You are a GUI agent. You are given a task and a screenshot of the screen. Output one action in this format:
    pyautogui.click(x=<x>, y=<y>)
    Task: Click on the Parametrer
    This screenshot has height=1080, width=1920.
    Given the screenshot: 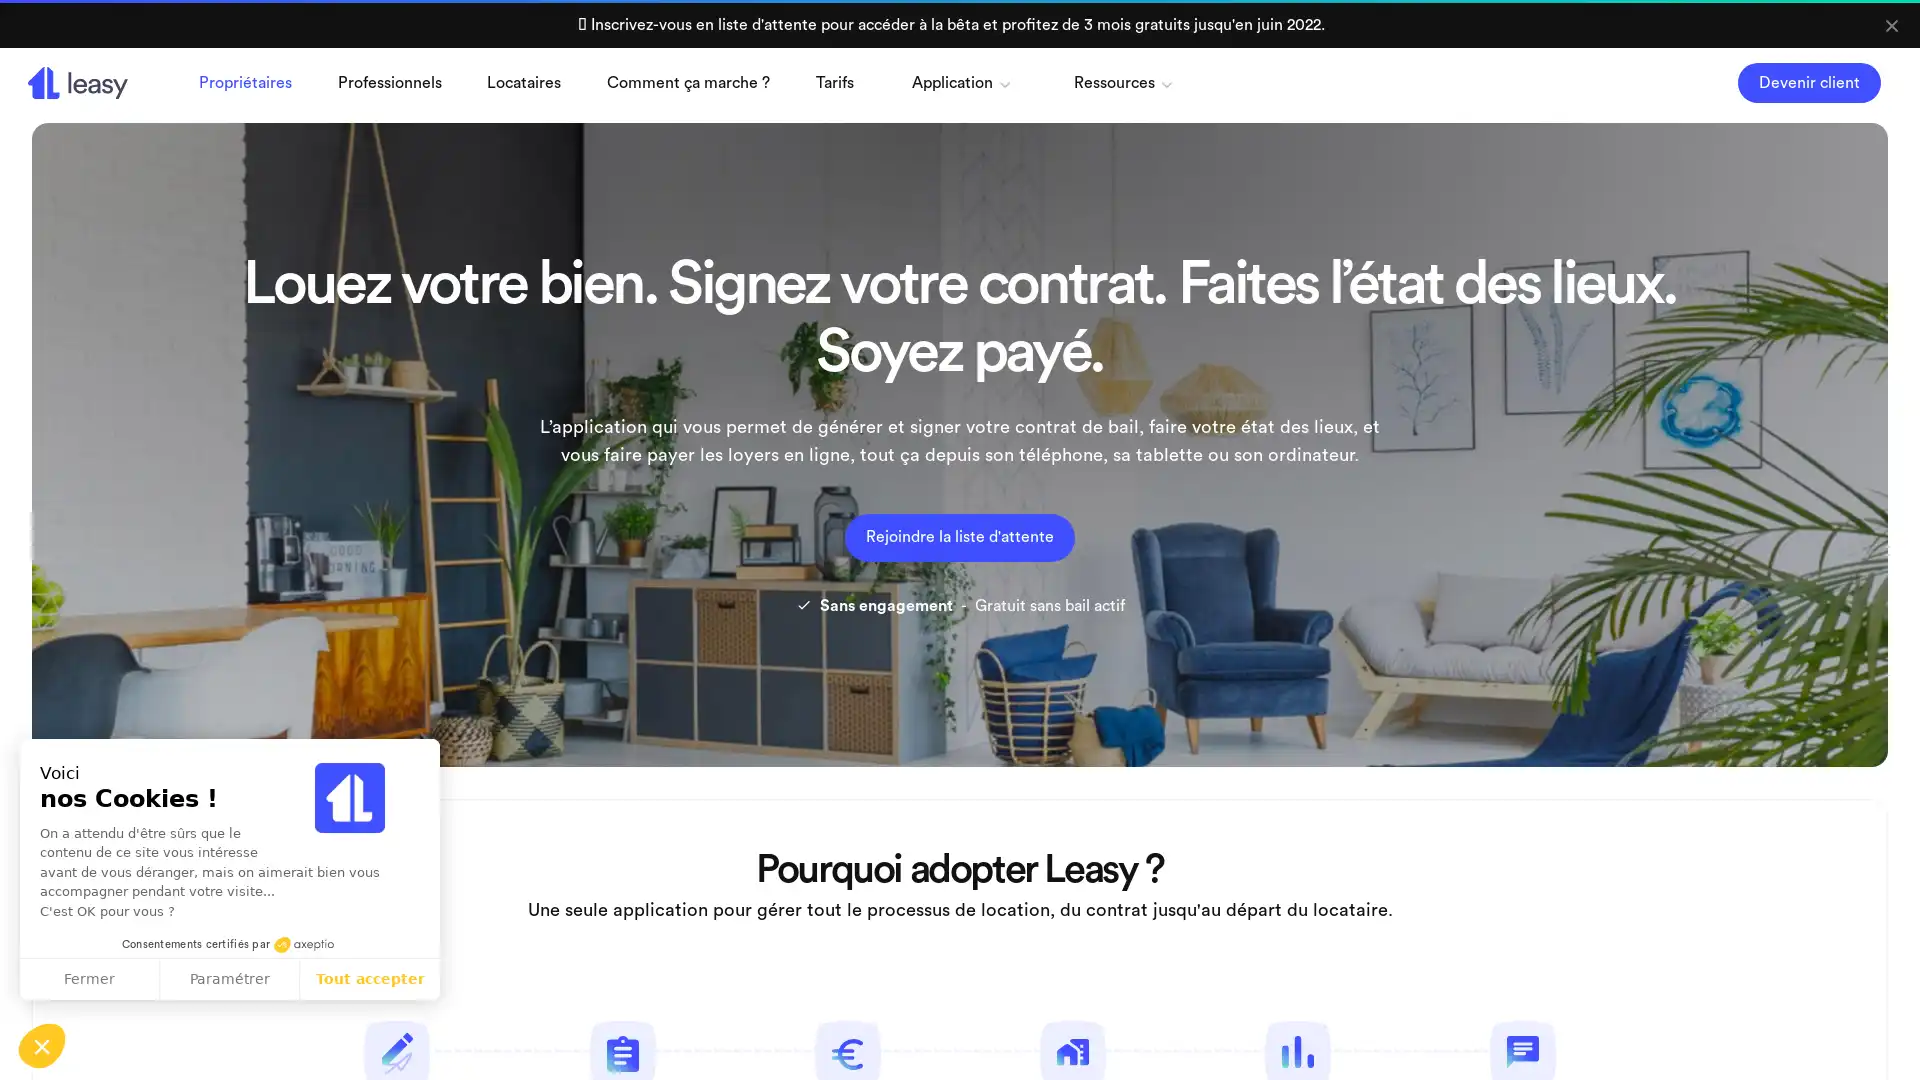 What is the action you would take?
    pyautogui.click(x=230, y=978)
    